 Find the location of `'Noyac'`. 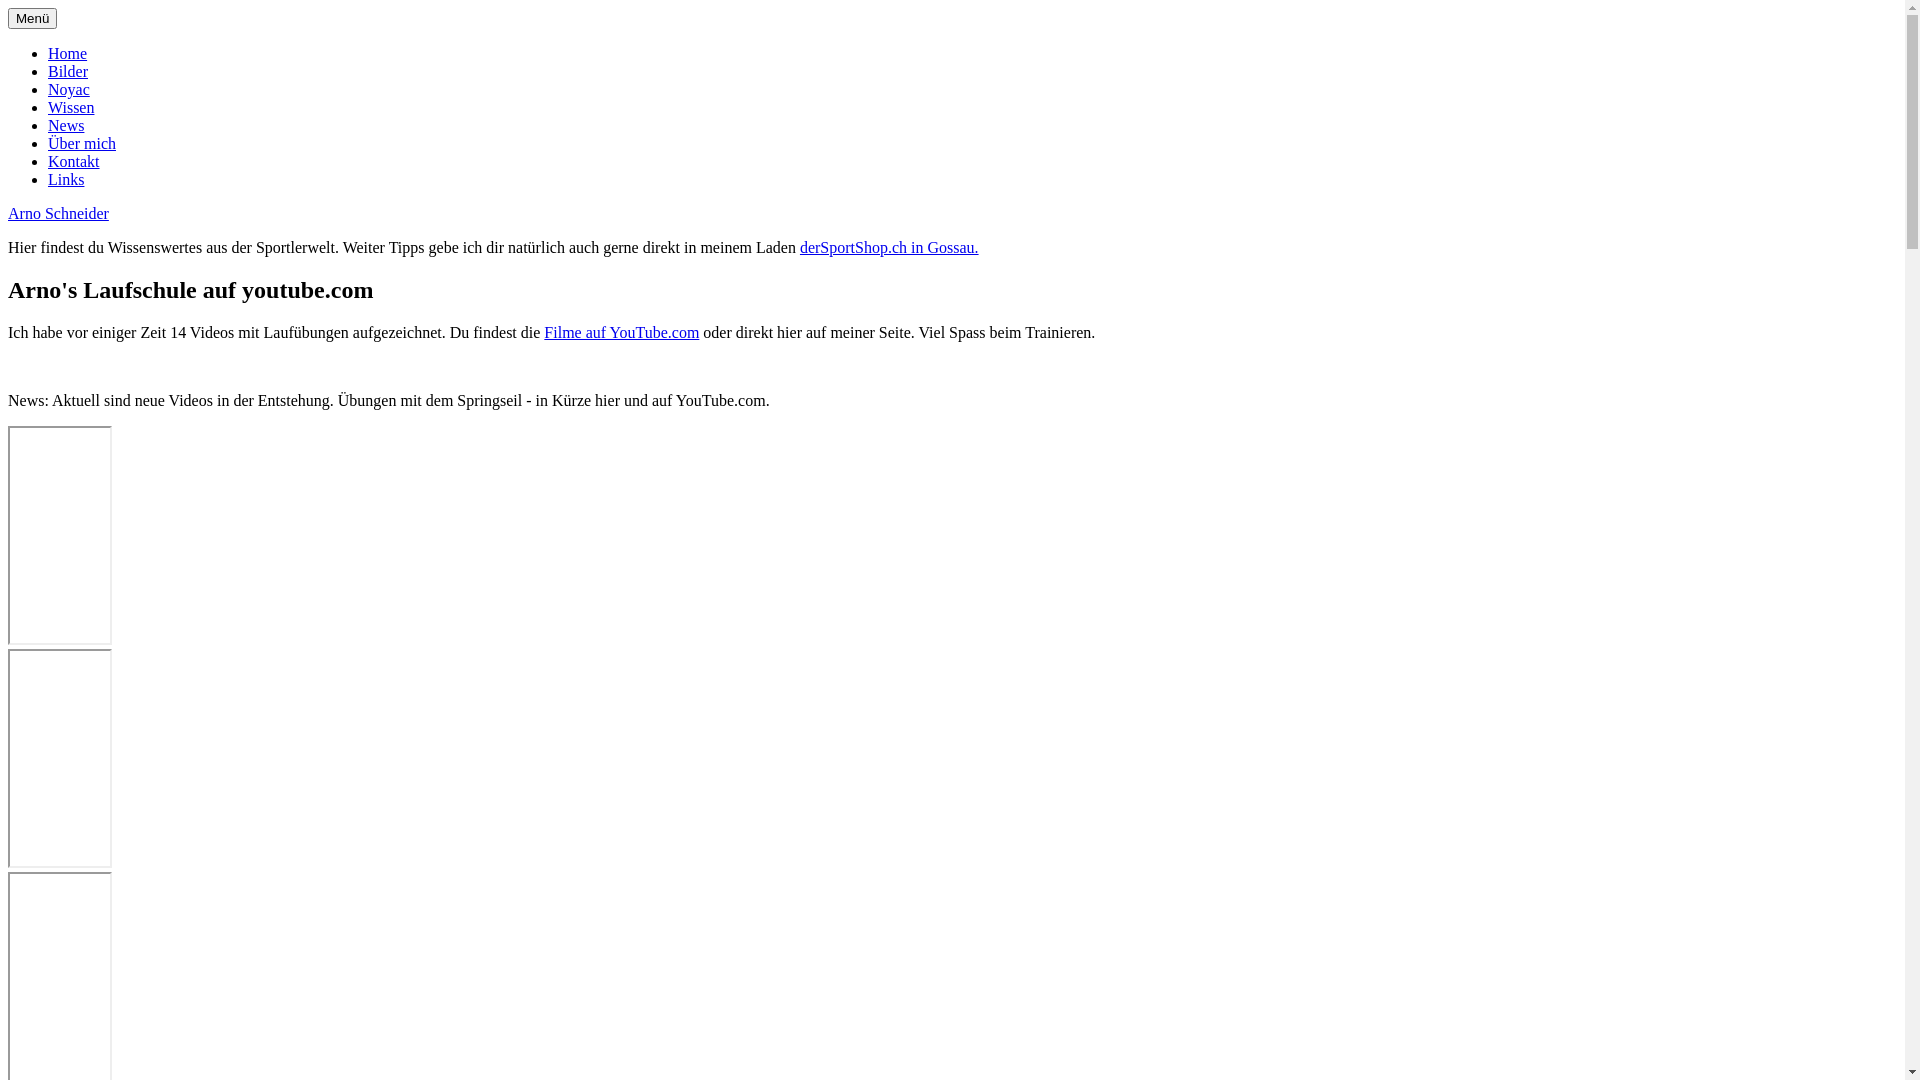

'Noyac' is located at coordinates (68, 88).